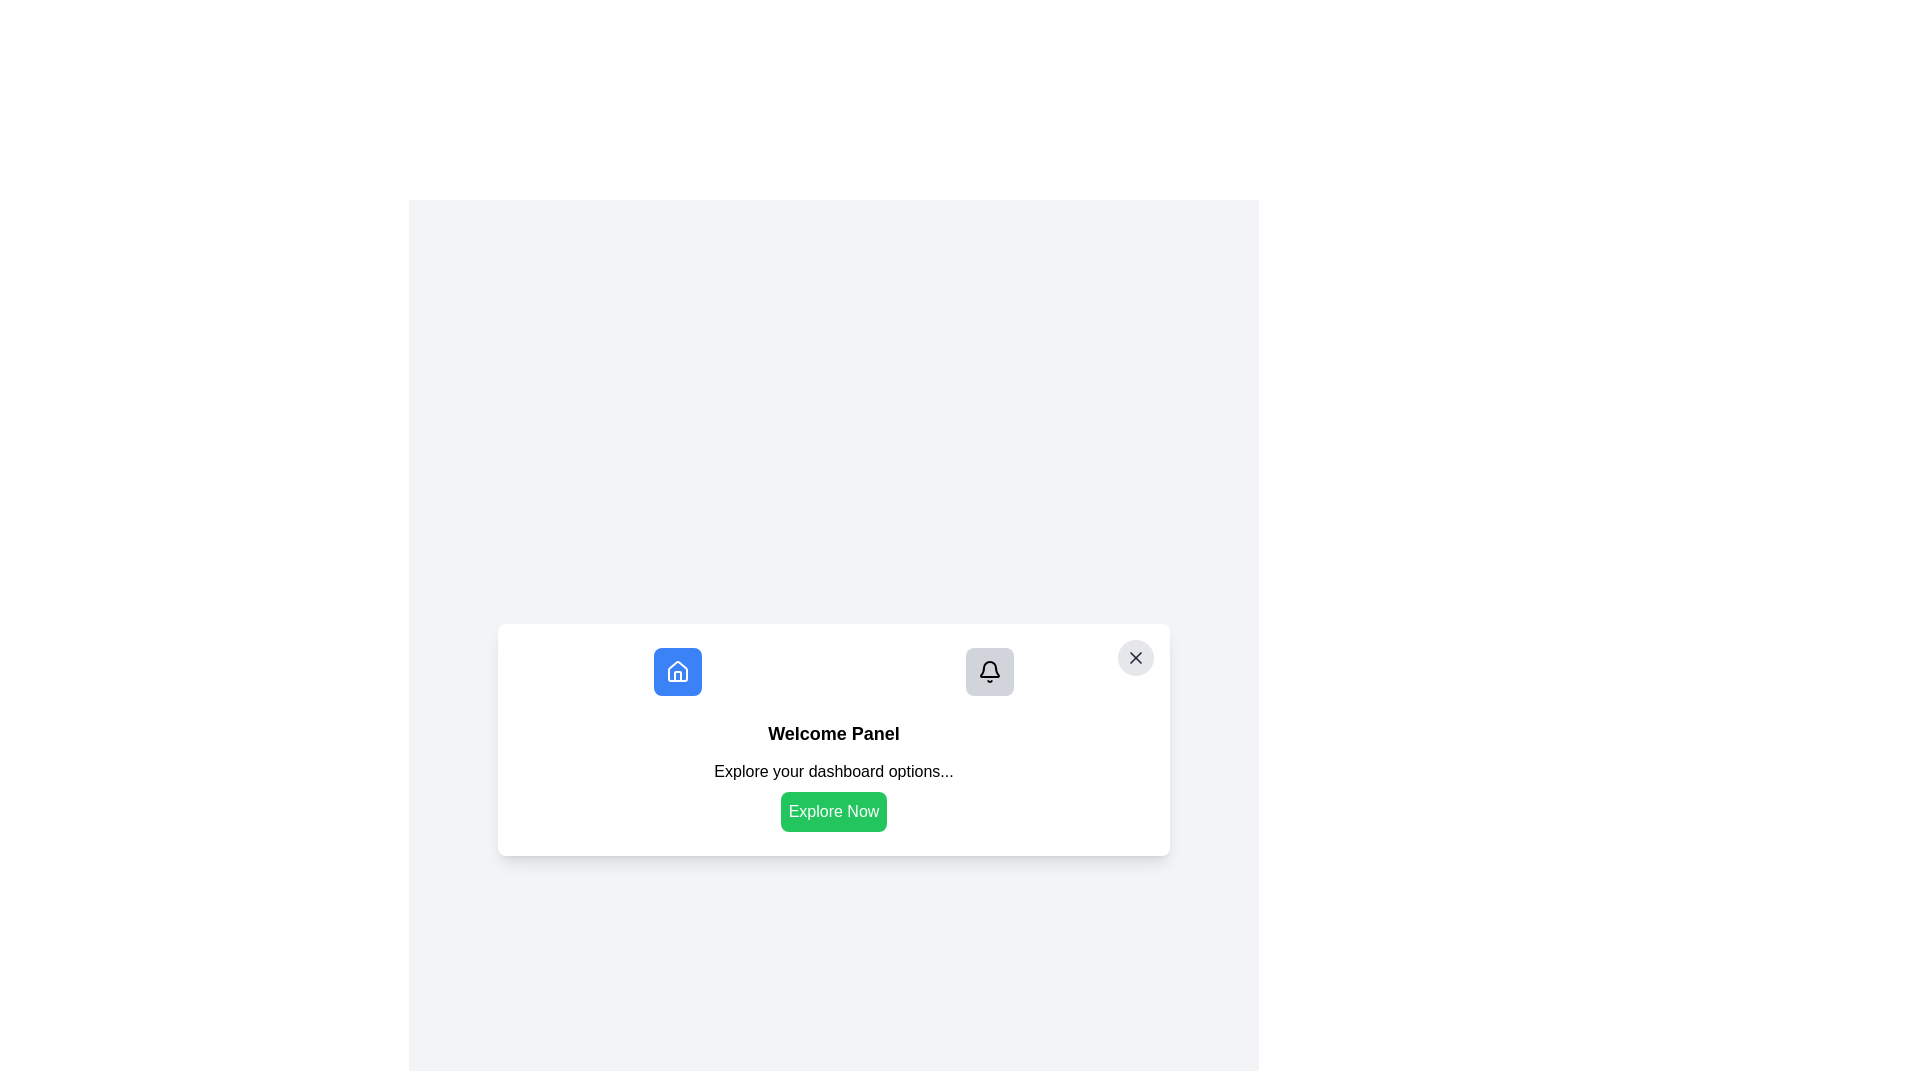 Image resolution: width=1920 pixels, height=1080 pixels. What do you see at coordinates (1136, 658) in the screenshot?
I see `the close or dismiss icon located at the top-right corner of the panel using keyboard tab navigation` at bounding box center [1136, 658].